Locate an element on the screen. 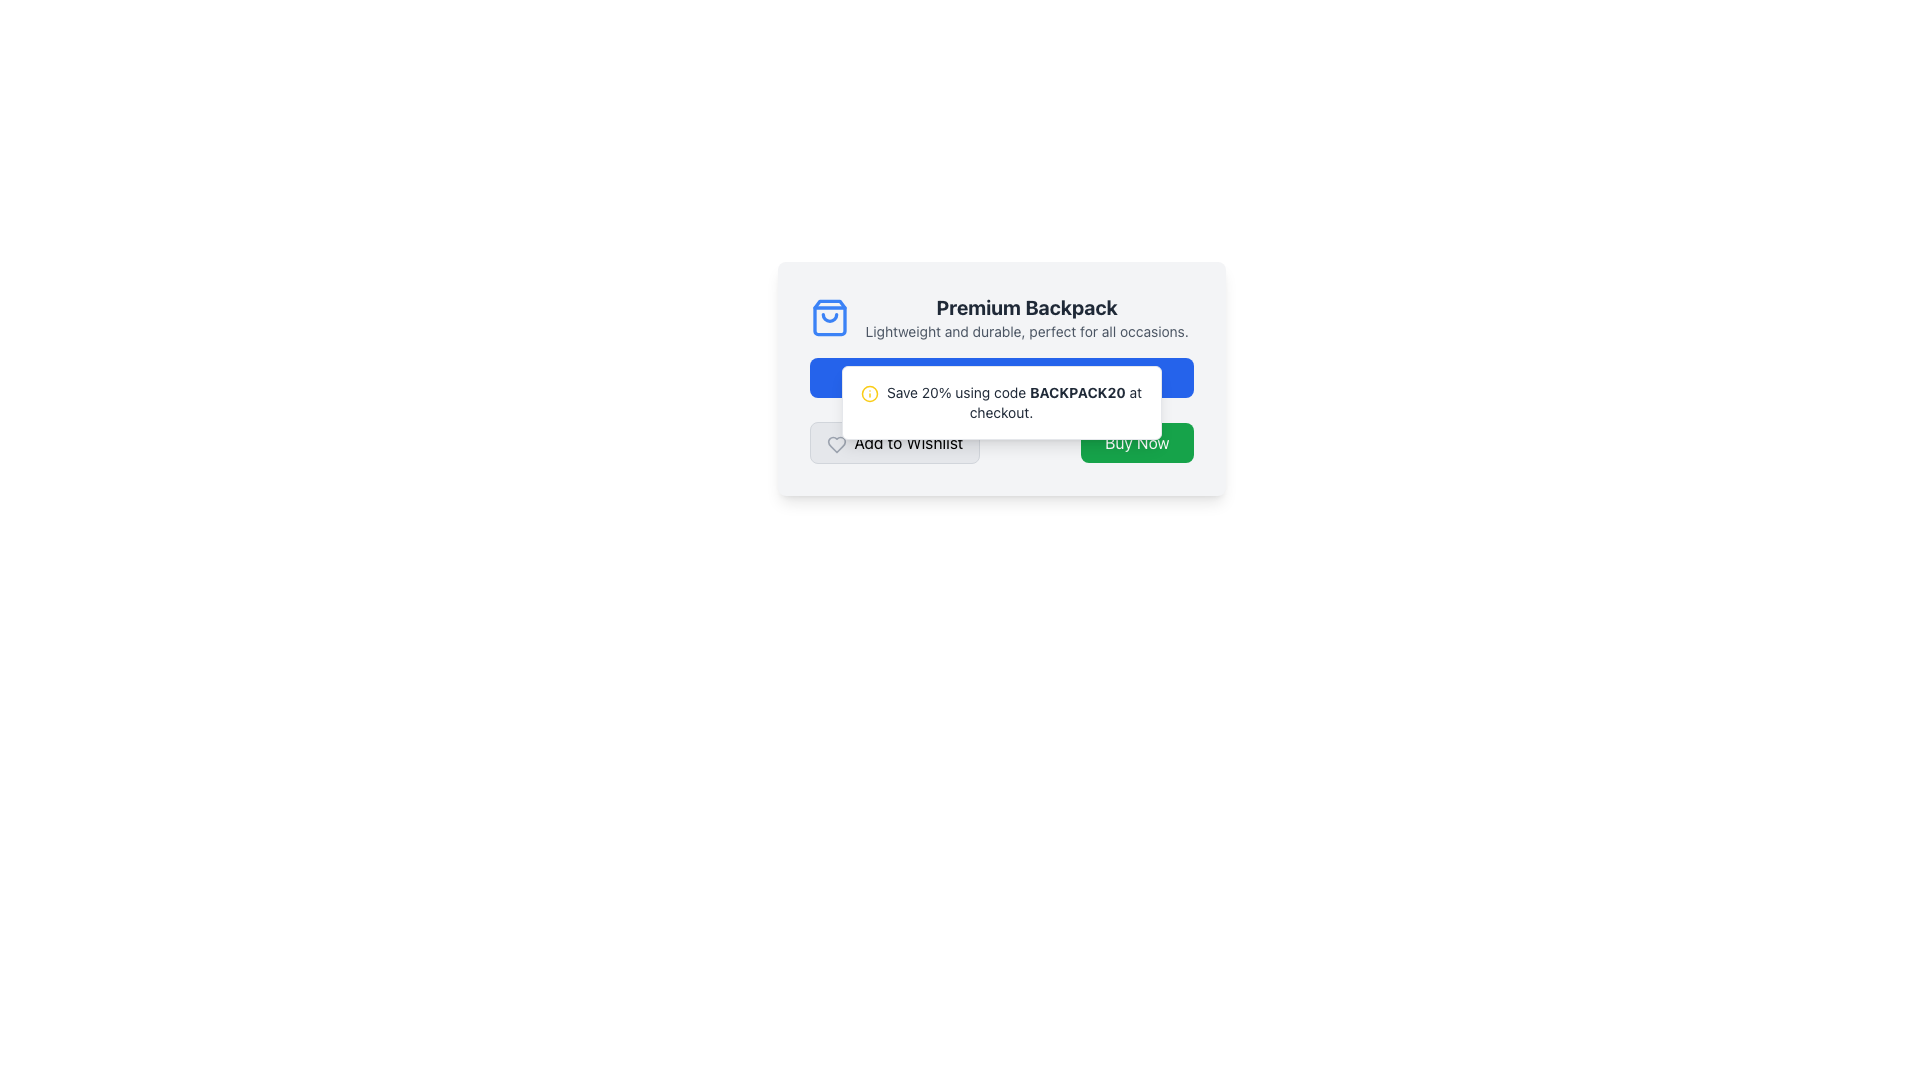 The image size is (1920, 1080). the text element that provides the title 'Premium Backpack' and the description 'Lightweight and durable, perfect for all occasions.' is located at coordinates (1027, 316).